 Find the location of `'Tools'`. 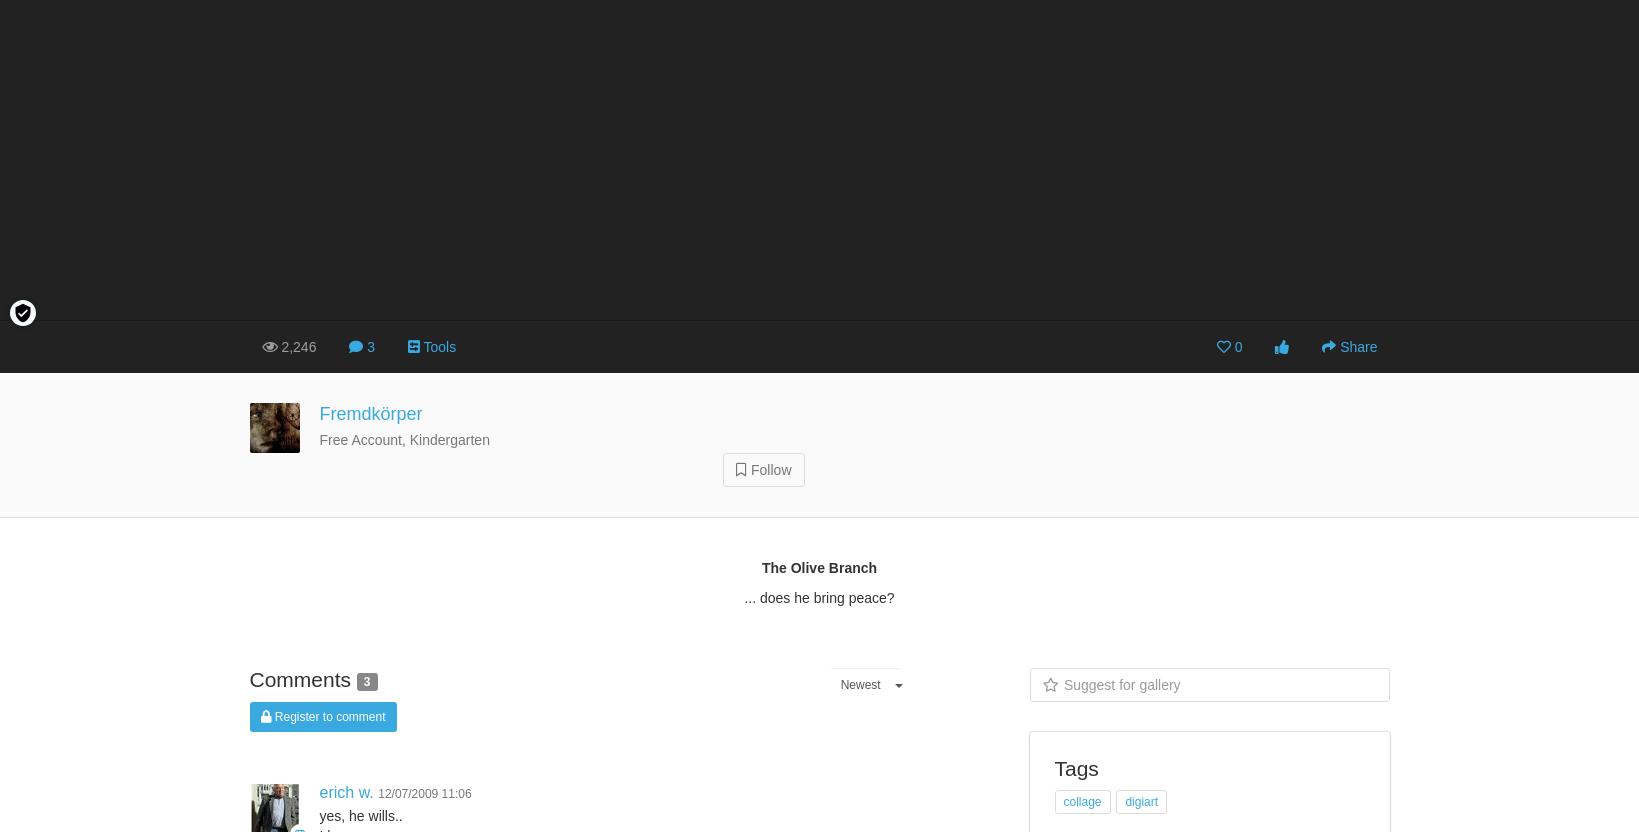

'Tools' is located at coordinates (439, 347).